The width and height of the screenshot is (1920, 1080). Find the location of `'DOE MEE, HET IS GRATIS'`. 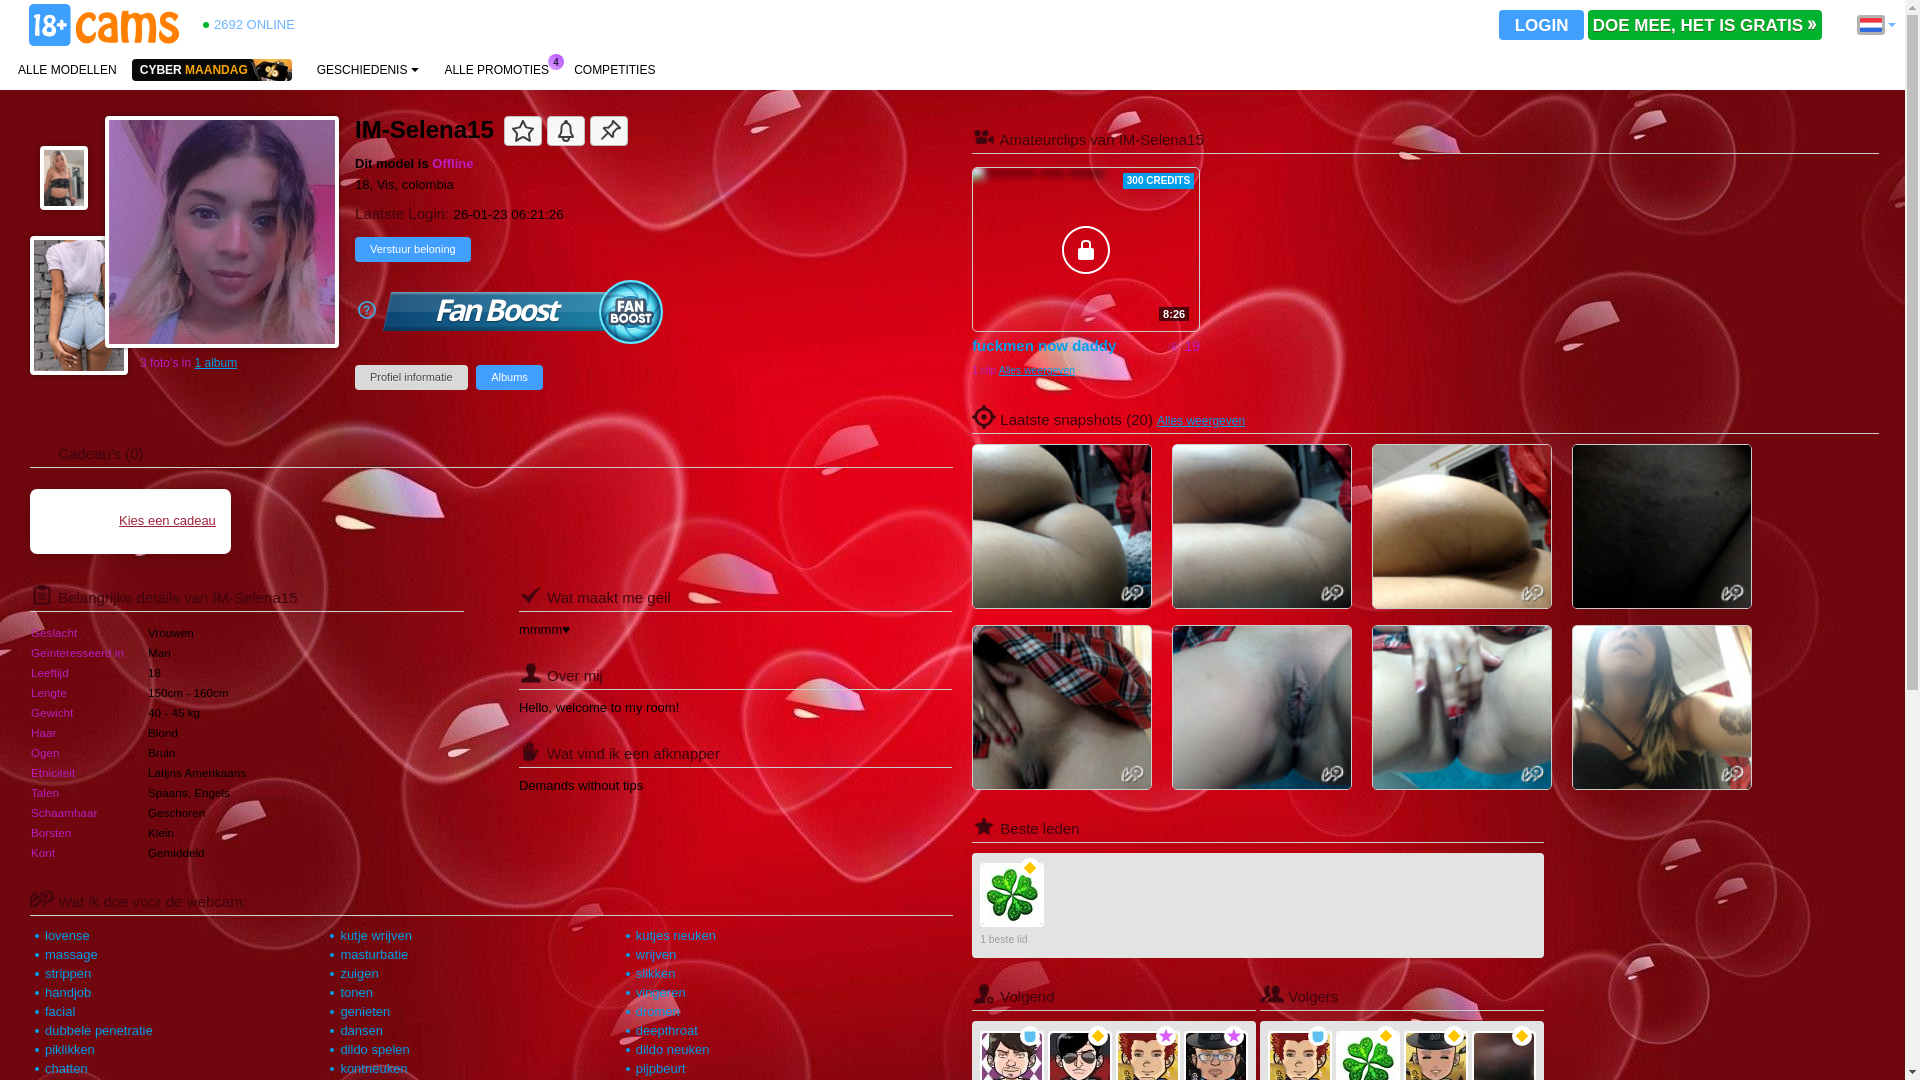

'DOE MEE, HET IS GRATIS' is located at coordinates (1703, 24).